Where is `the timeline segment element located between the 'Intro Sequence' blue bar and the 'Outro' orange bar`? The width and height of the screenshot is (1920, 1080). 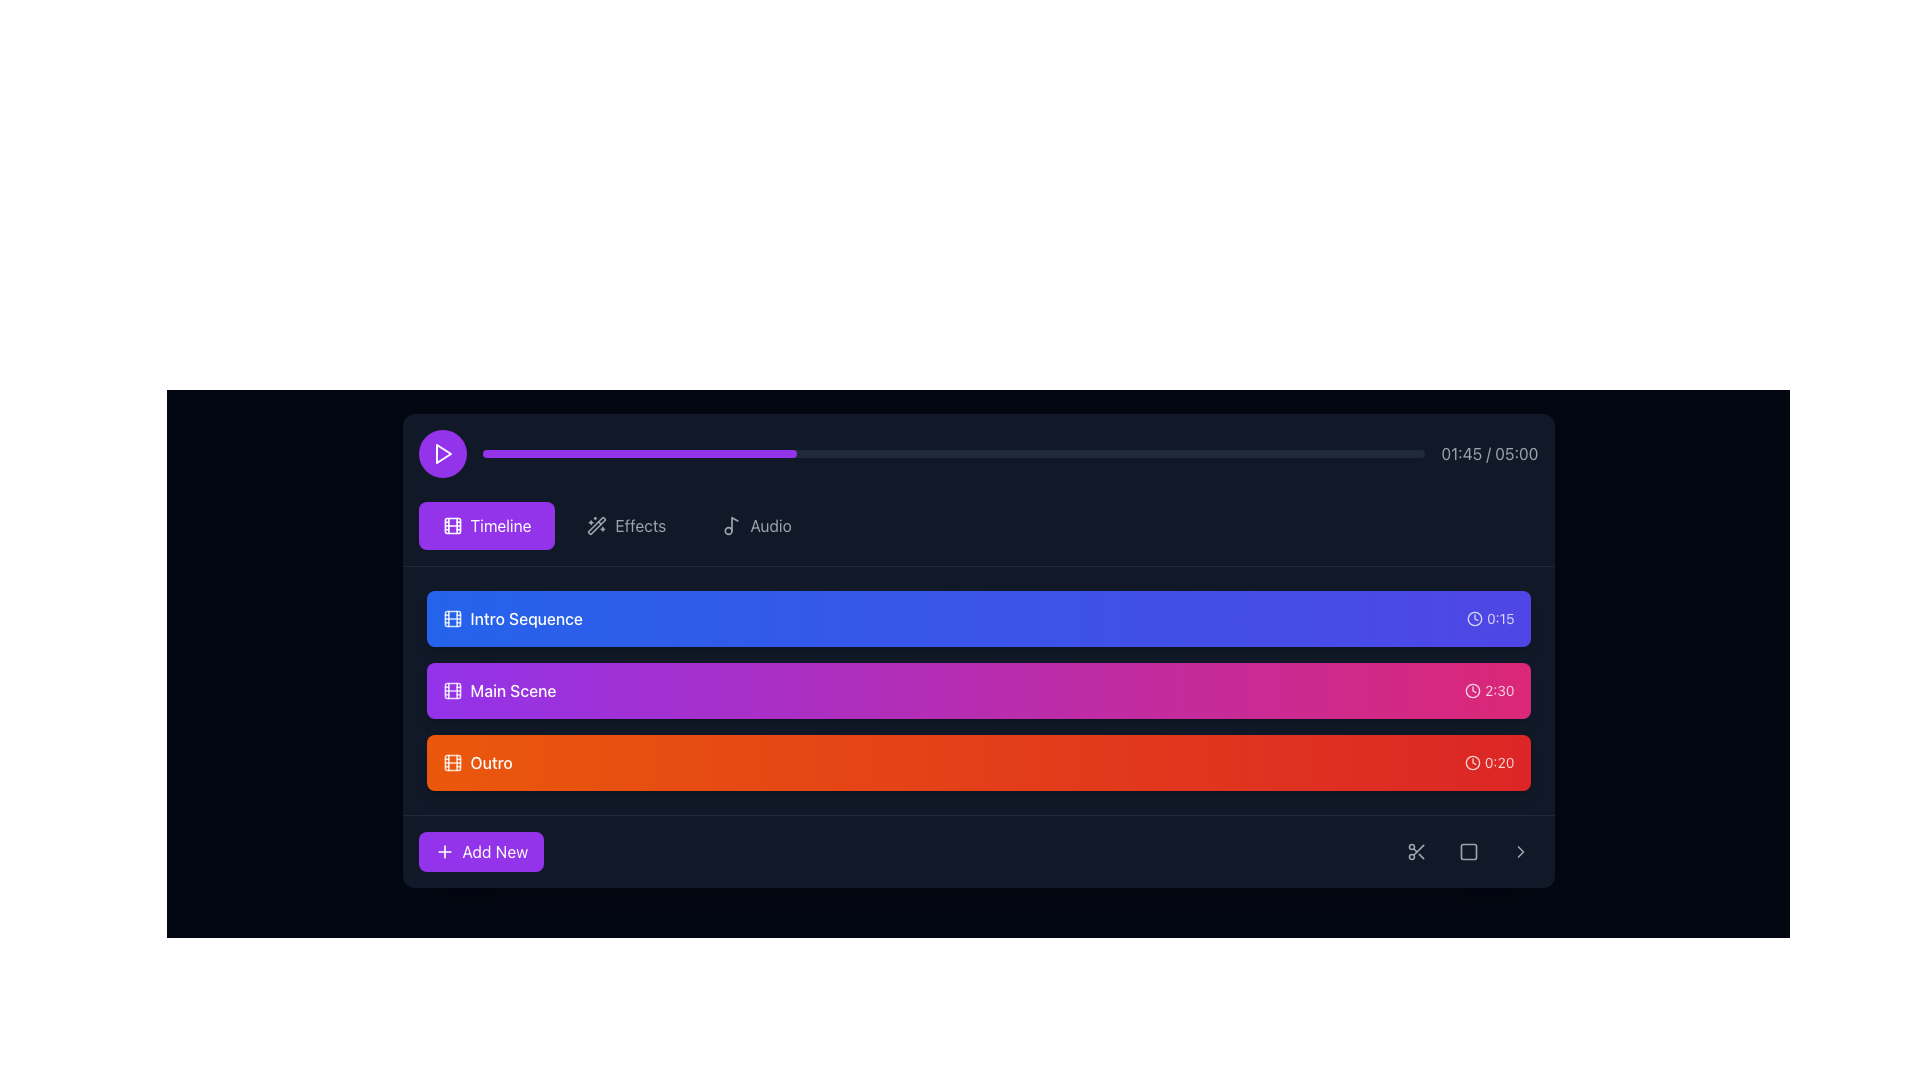 the timeline segment element located between the 'Intro Sequence' blue bar and the 'Outro' orange bar is located at coordinates (978, 689).